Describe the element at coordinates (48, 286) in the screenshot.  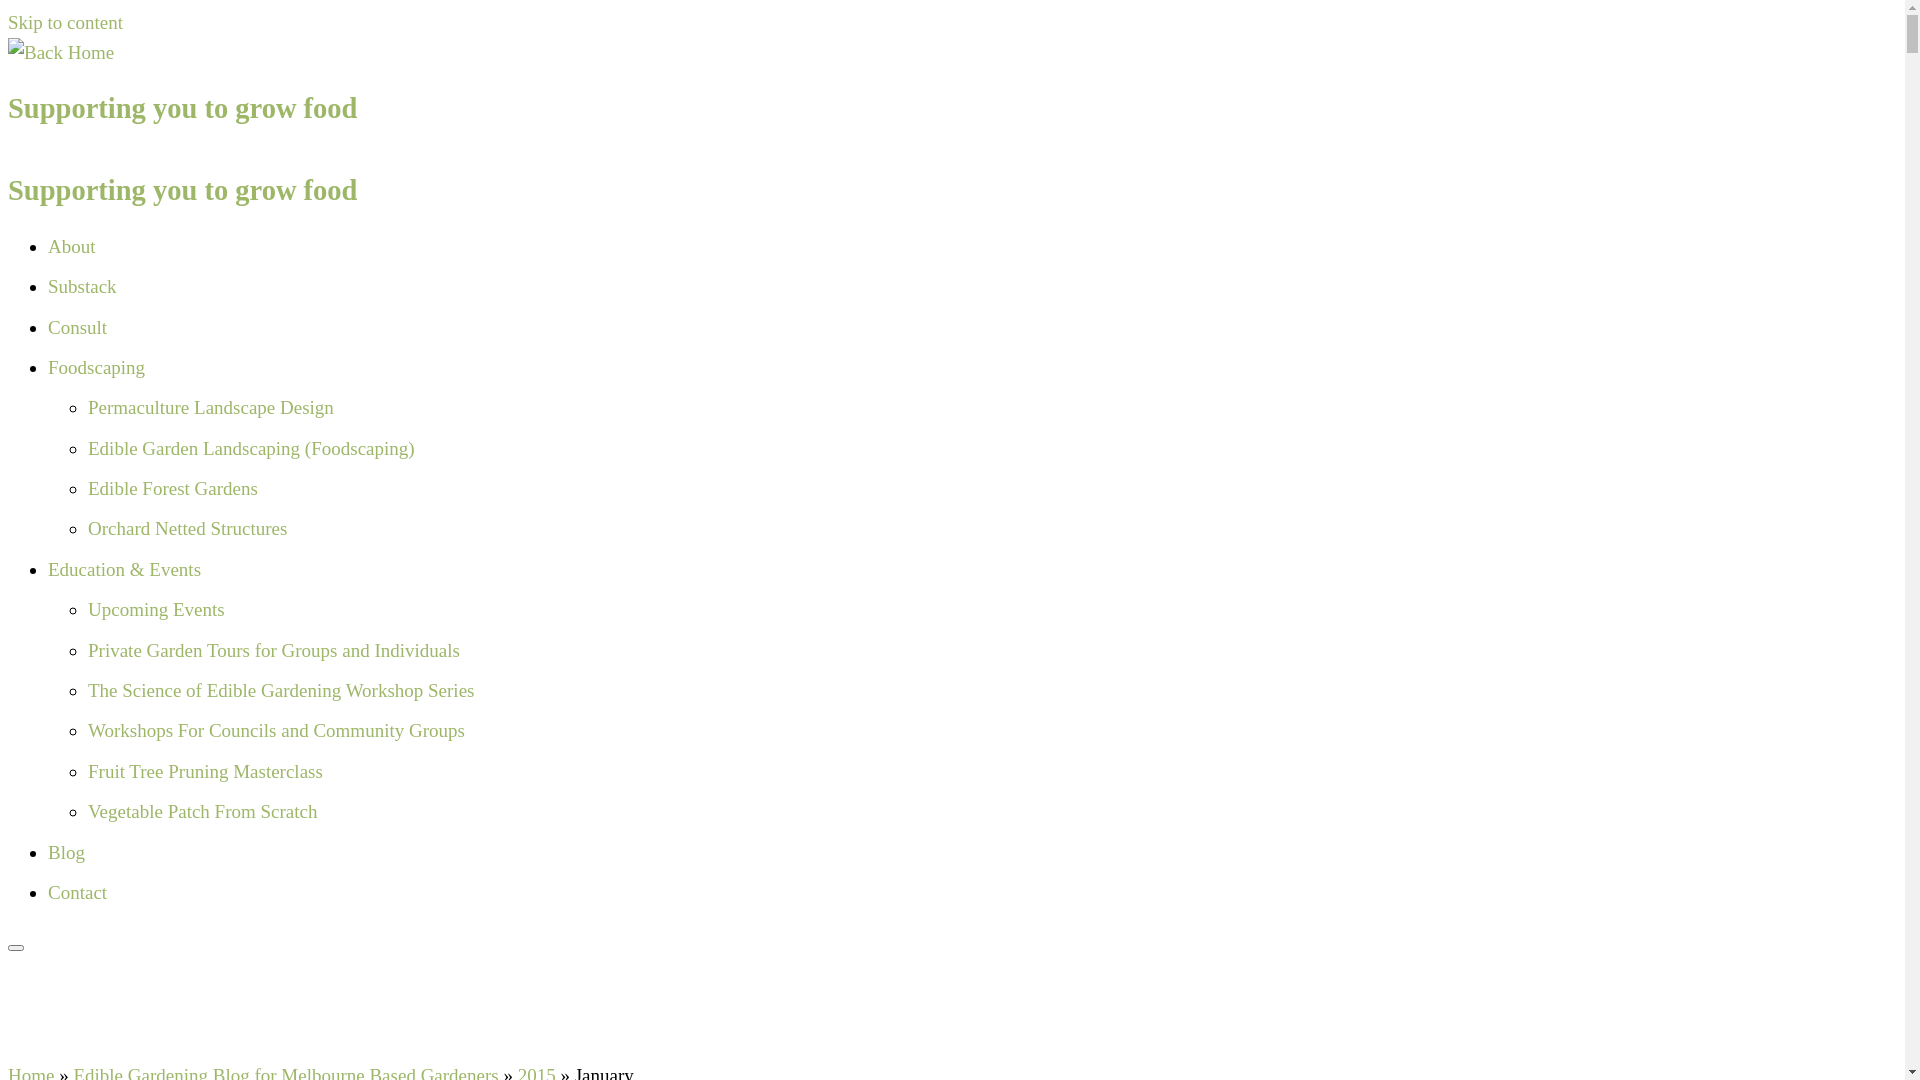
I see `'Substack'` at that location.